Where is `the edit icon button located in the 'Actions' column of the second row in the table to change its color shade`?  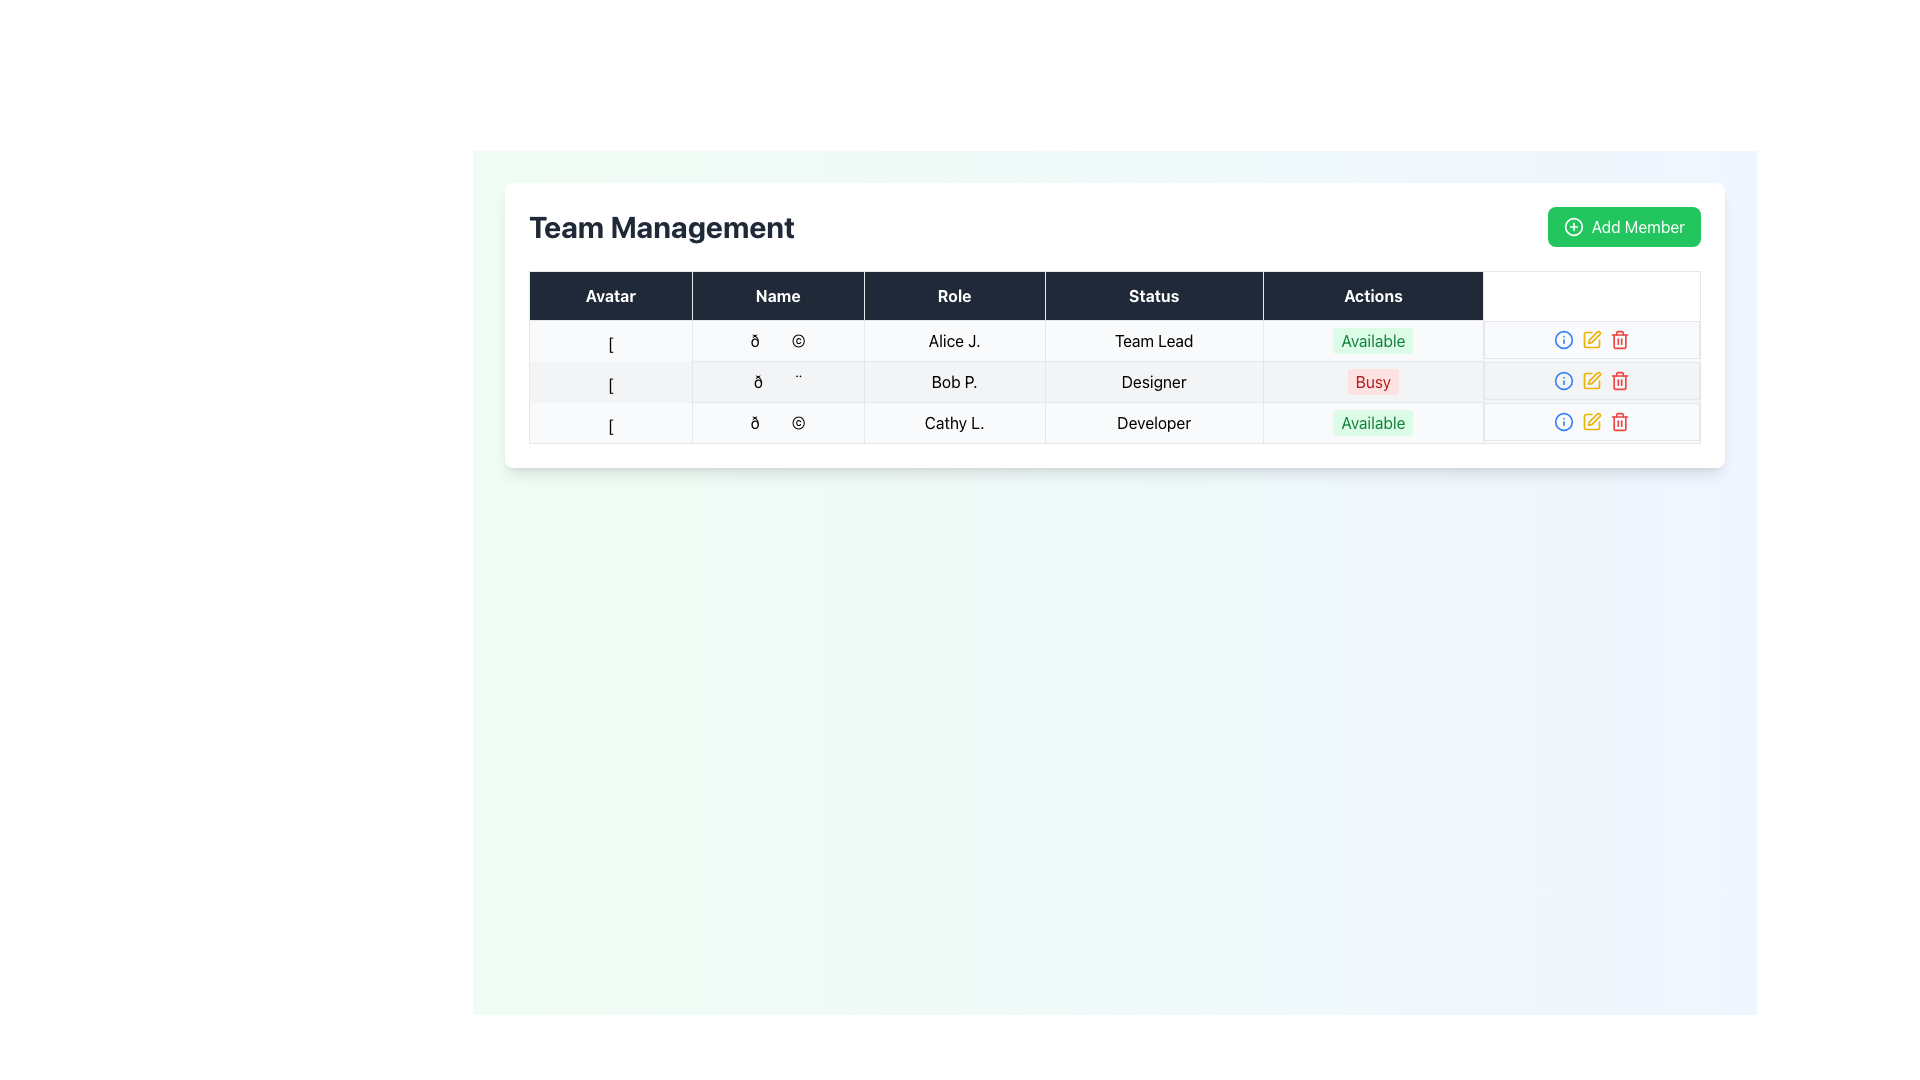 the edit icon button located in the 'Actions' column of the second row in the table to change its color shade is located at coordinates (1591, 338).